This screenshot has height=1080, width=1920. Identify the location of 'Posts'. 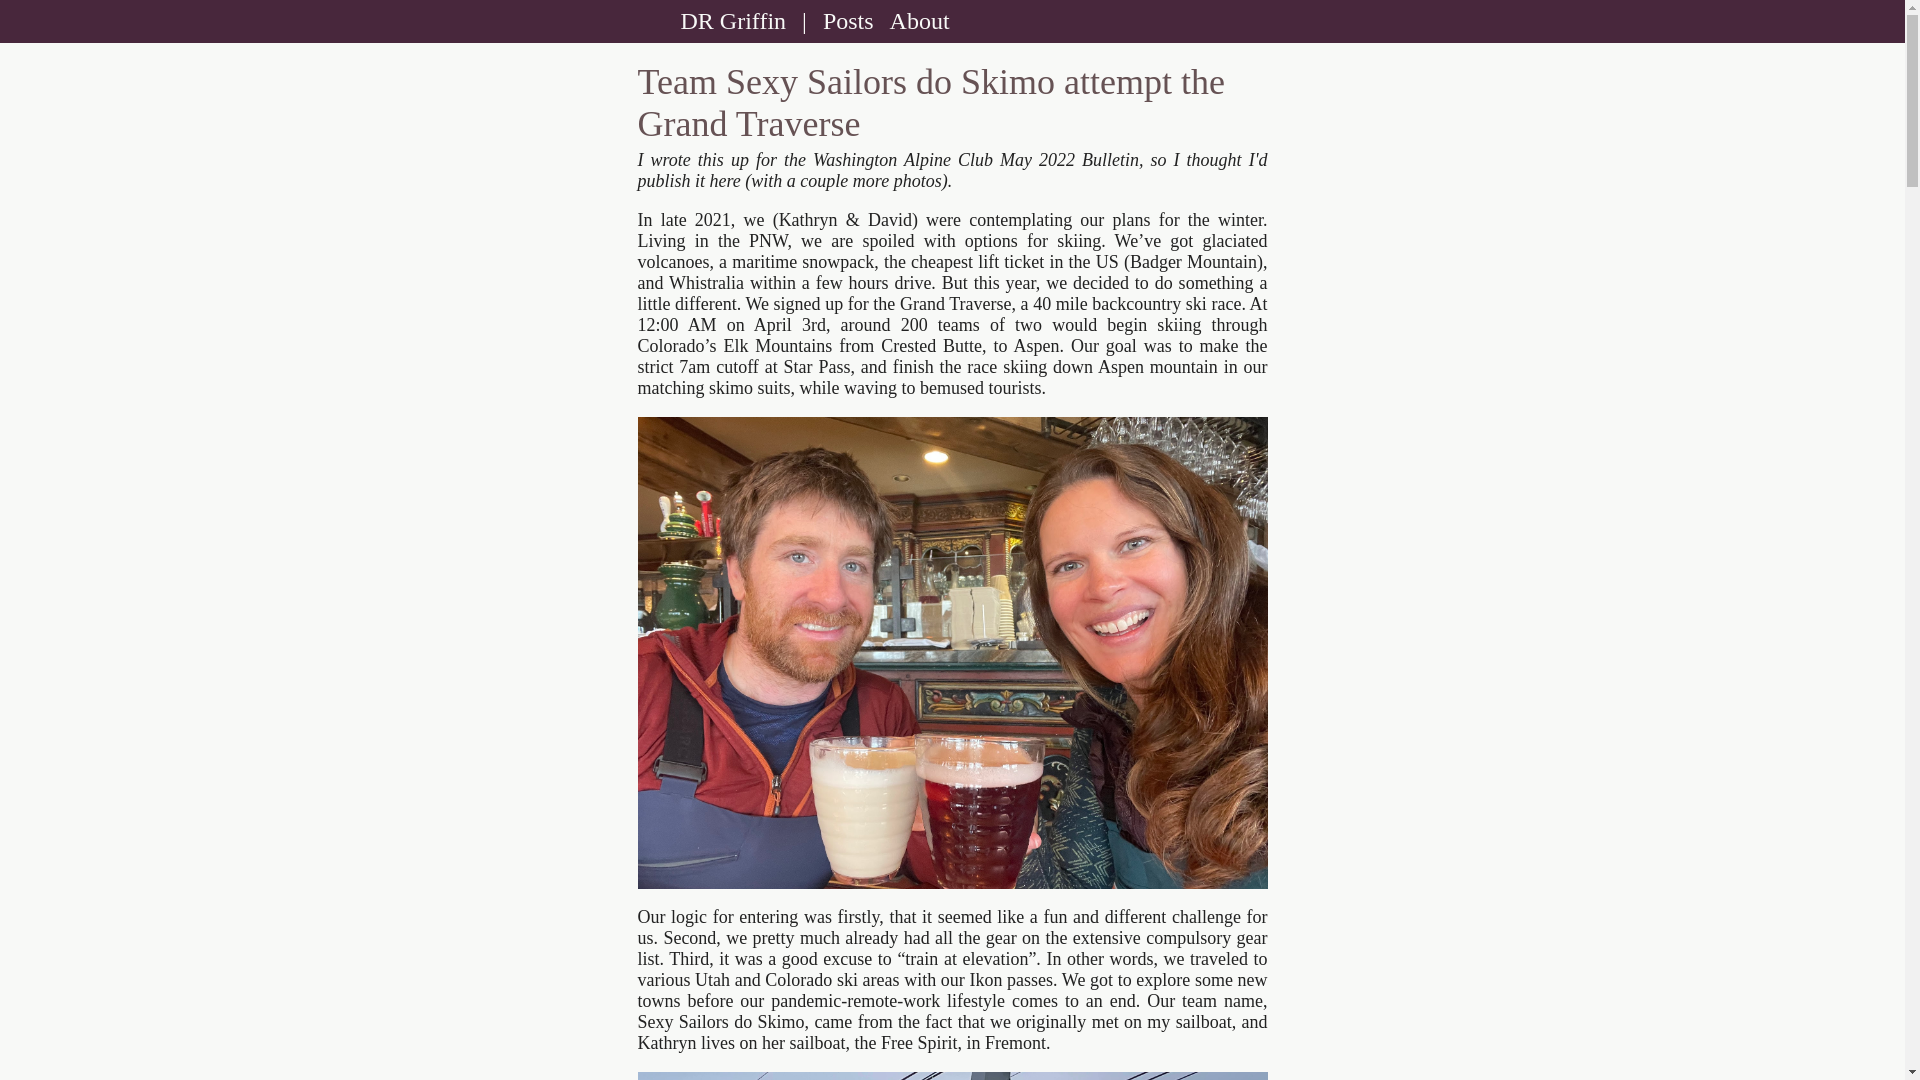
(815, 20).